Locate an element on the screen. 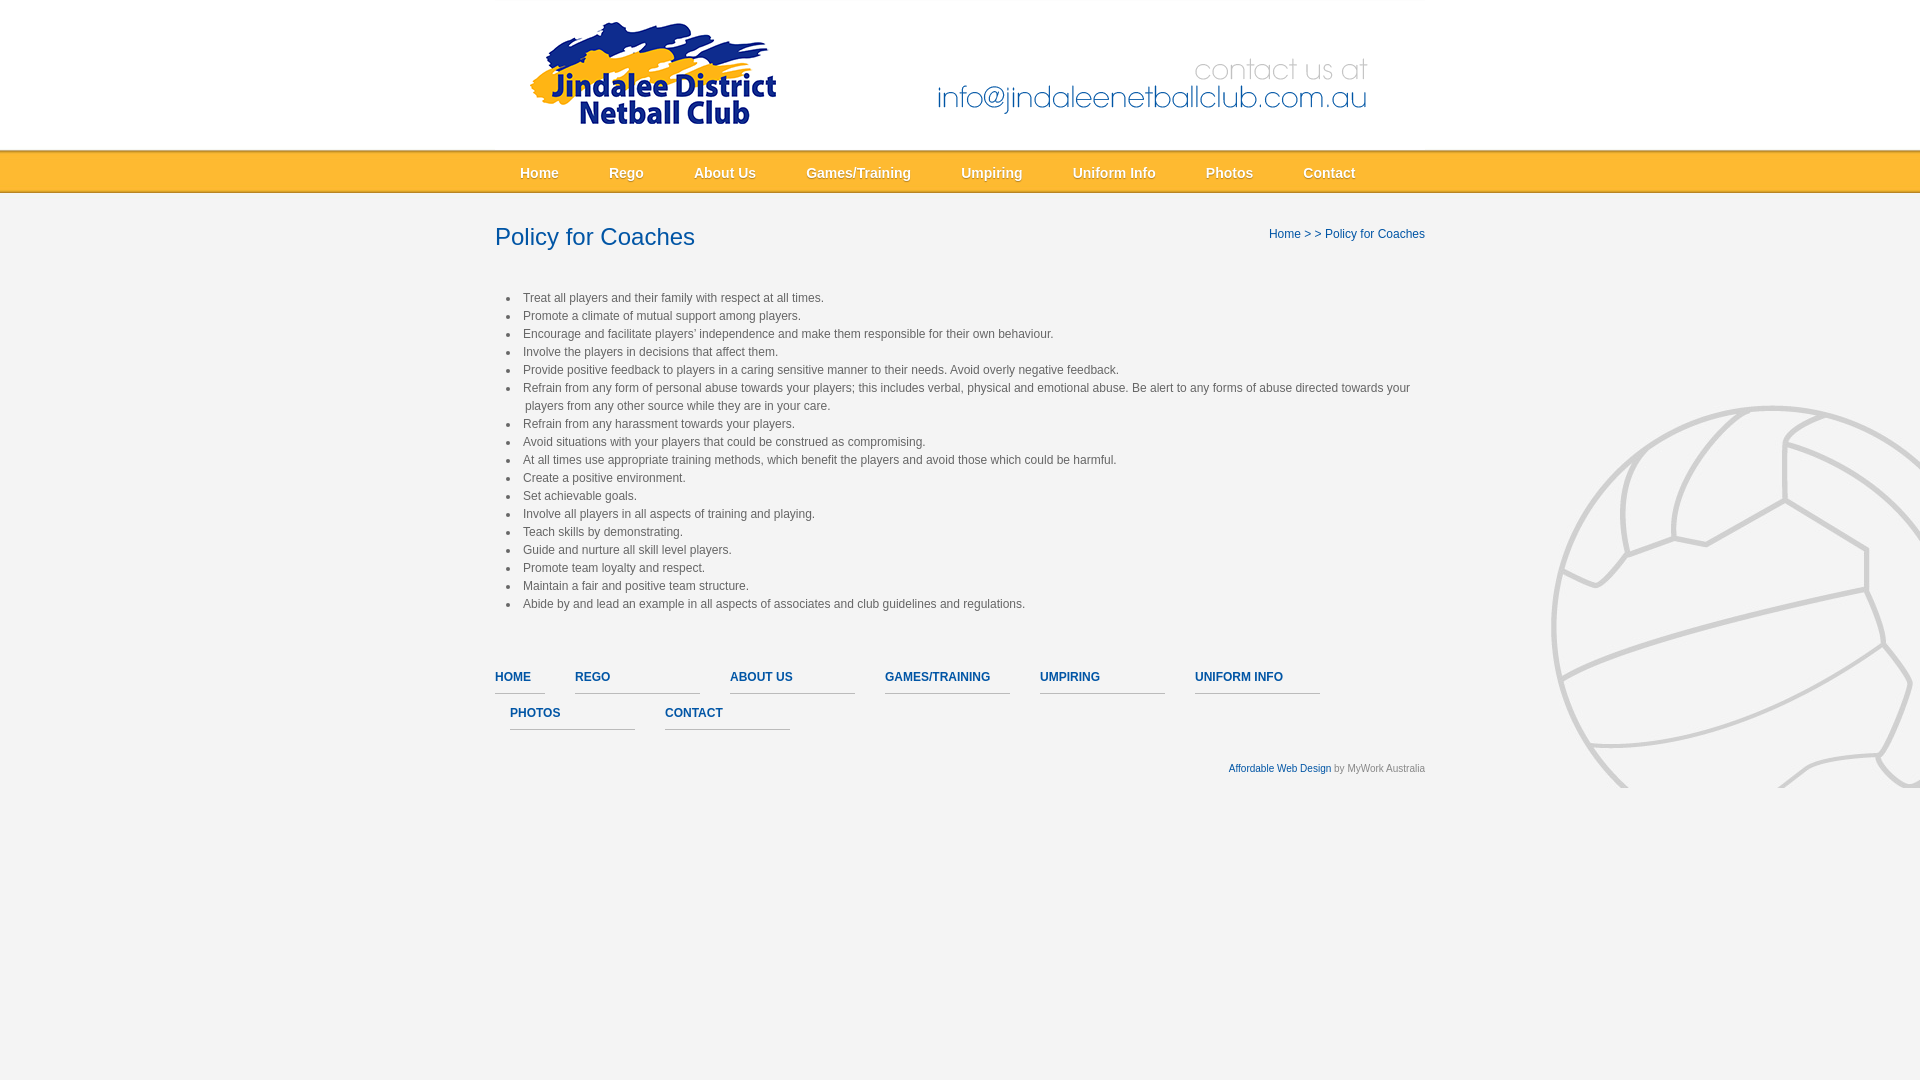 This screenshot has width=1920, height=1080. 'REGO' is located at coordinates (591, 676).